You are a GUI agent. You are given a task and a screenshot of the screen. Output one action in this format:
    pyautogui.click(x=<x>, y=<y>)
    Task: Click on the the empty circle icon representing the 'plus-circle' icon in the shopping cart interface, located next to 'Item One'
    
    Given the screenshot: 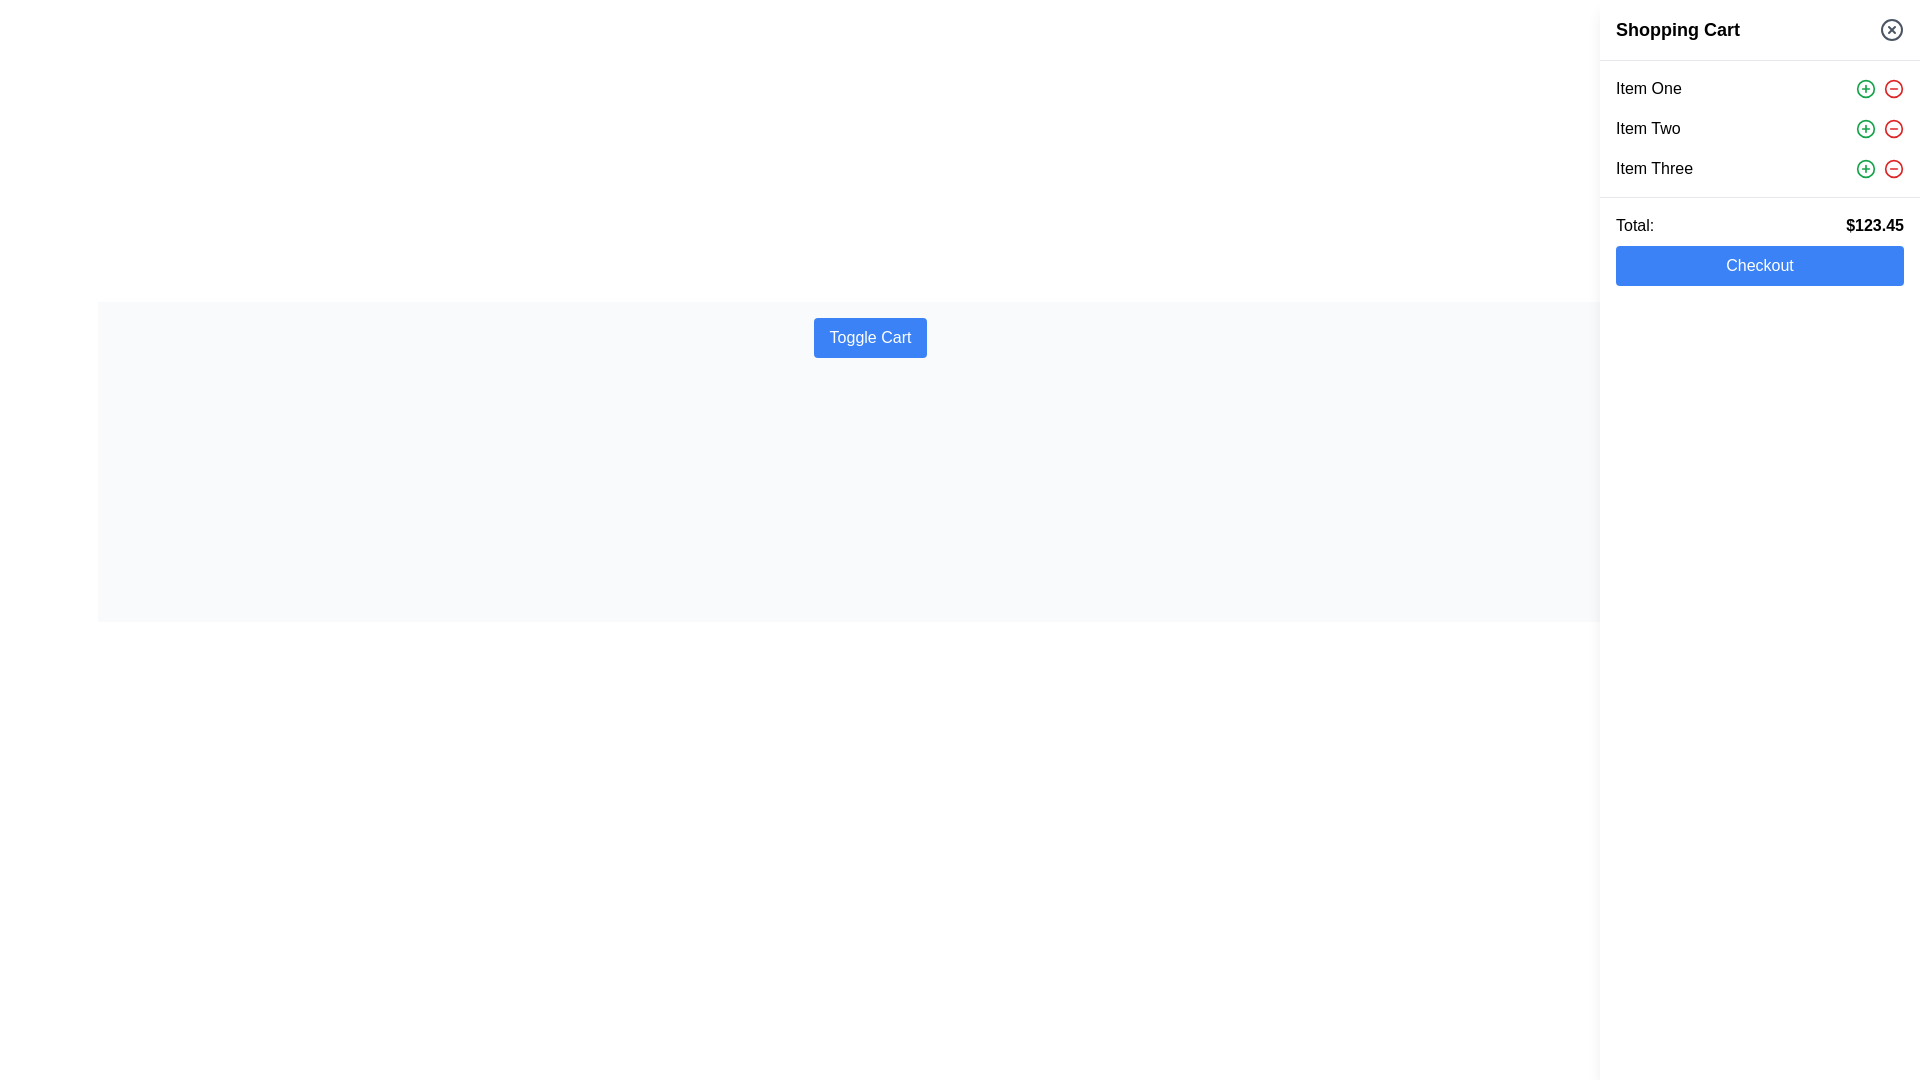 What is the action you would take?
    pyautogui.click(x=1865, y=87)
    